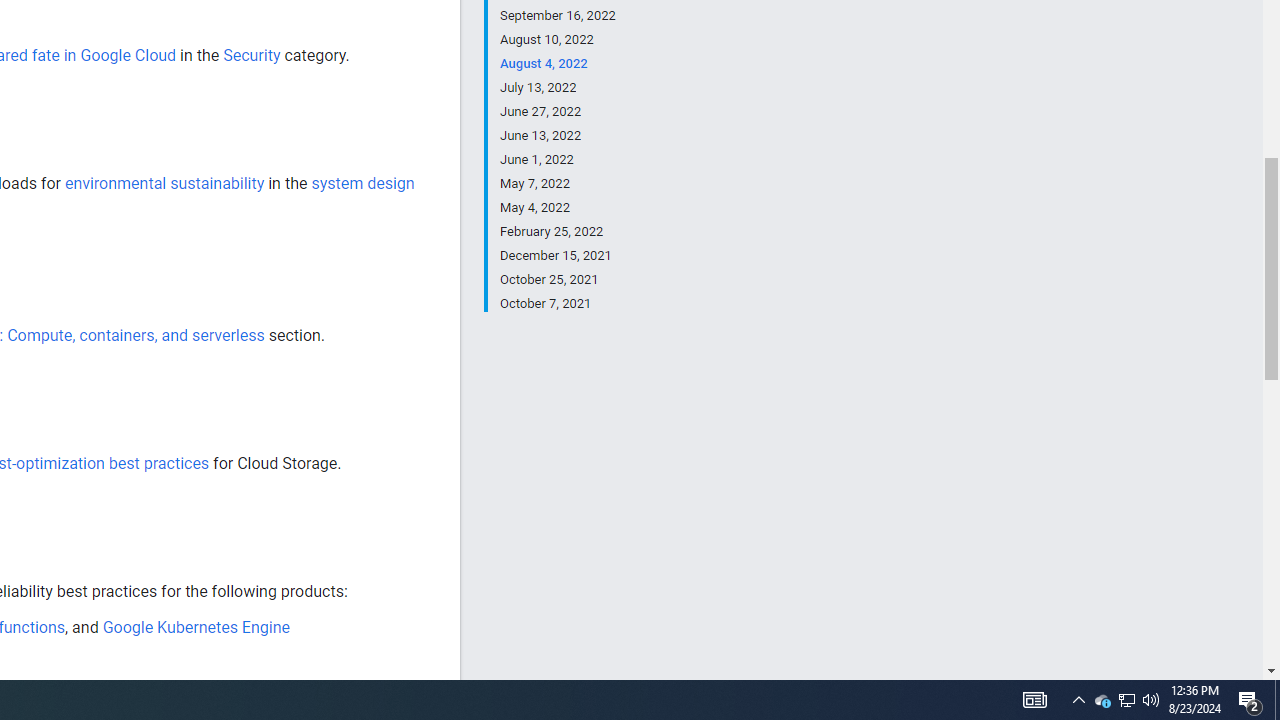 This screenshot has height=720, width=1280. Describe the element at coordinates (557, 63) in the screenshot. I see `'August 4, 2022'` at that location.